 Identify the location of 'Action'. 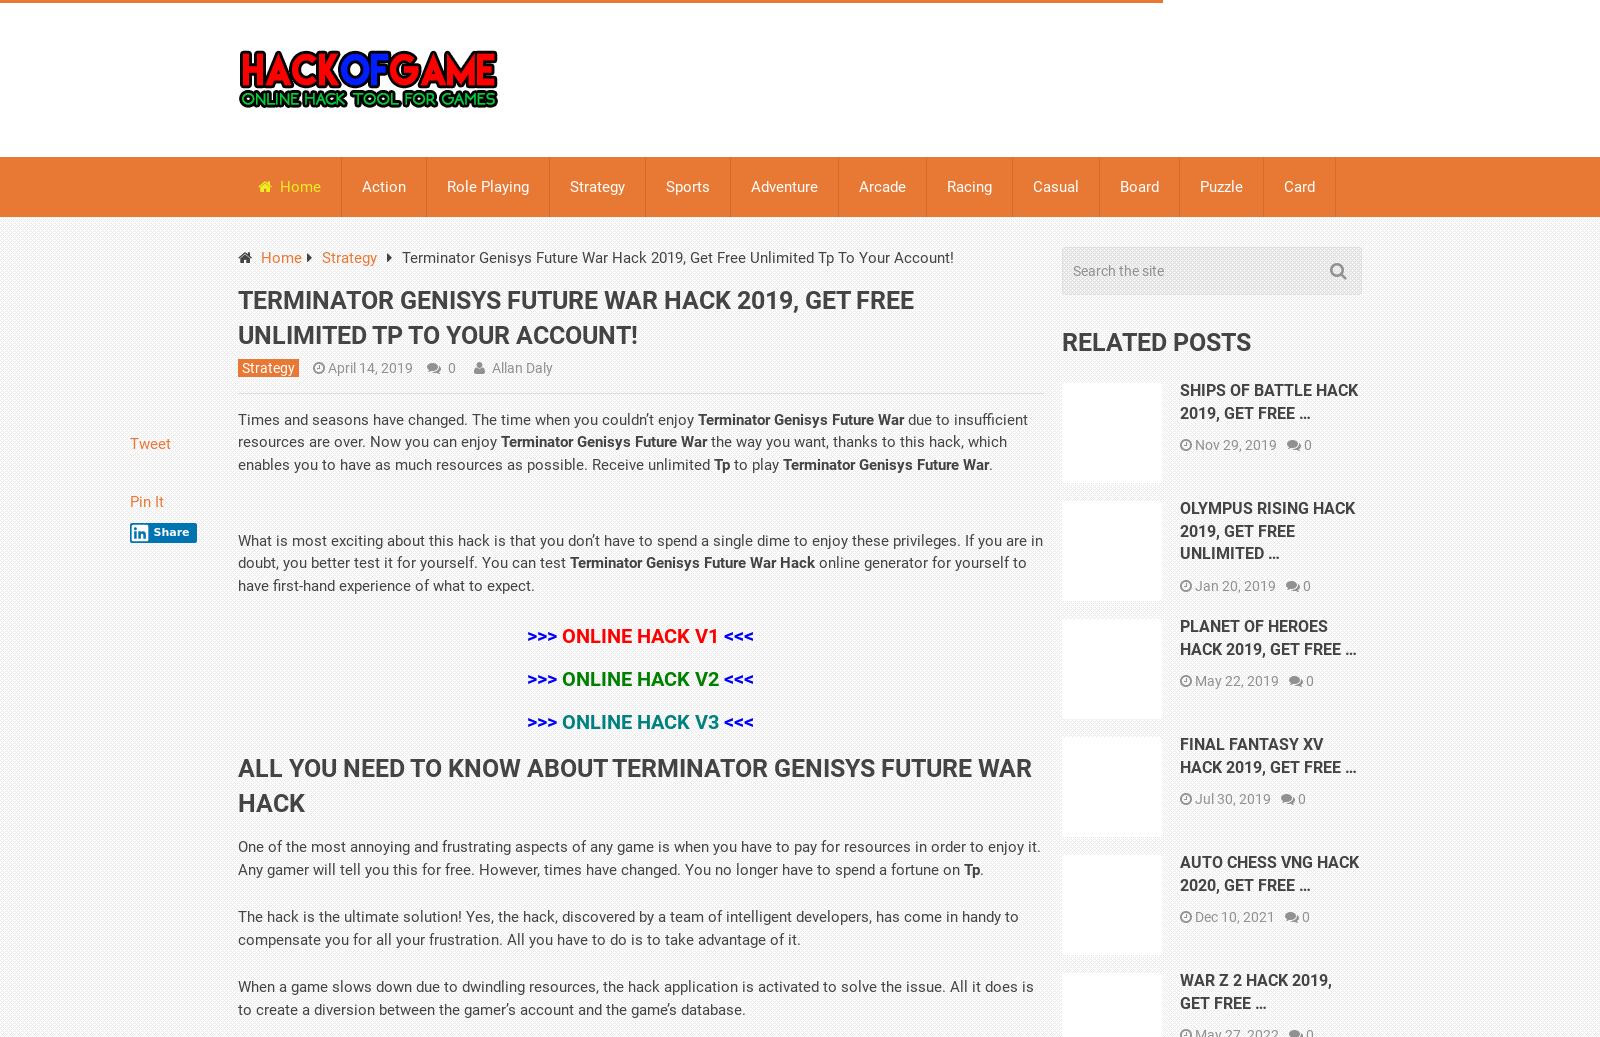
(384, 185).